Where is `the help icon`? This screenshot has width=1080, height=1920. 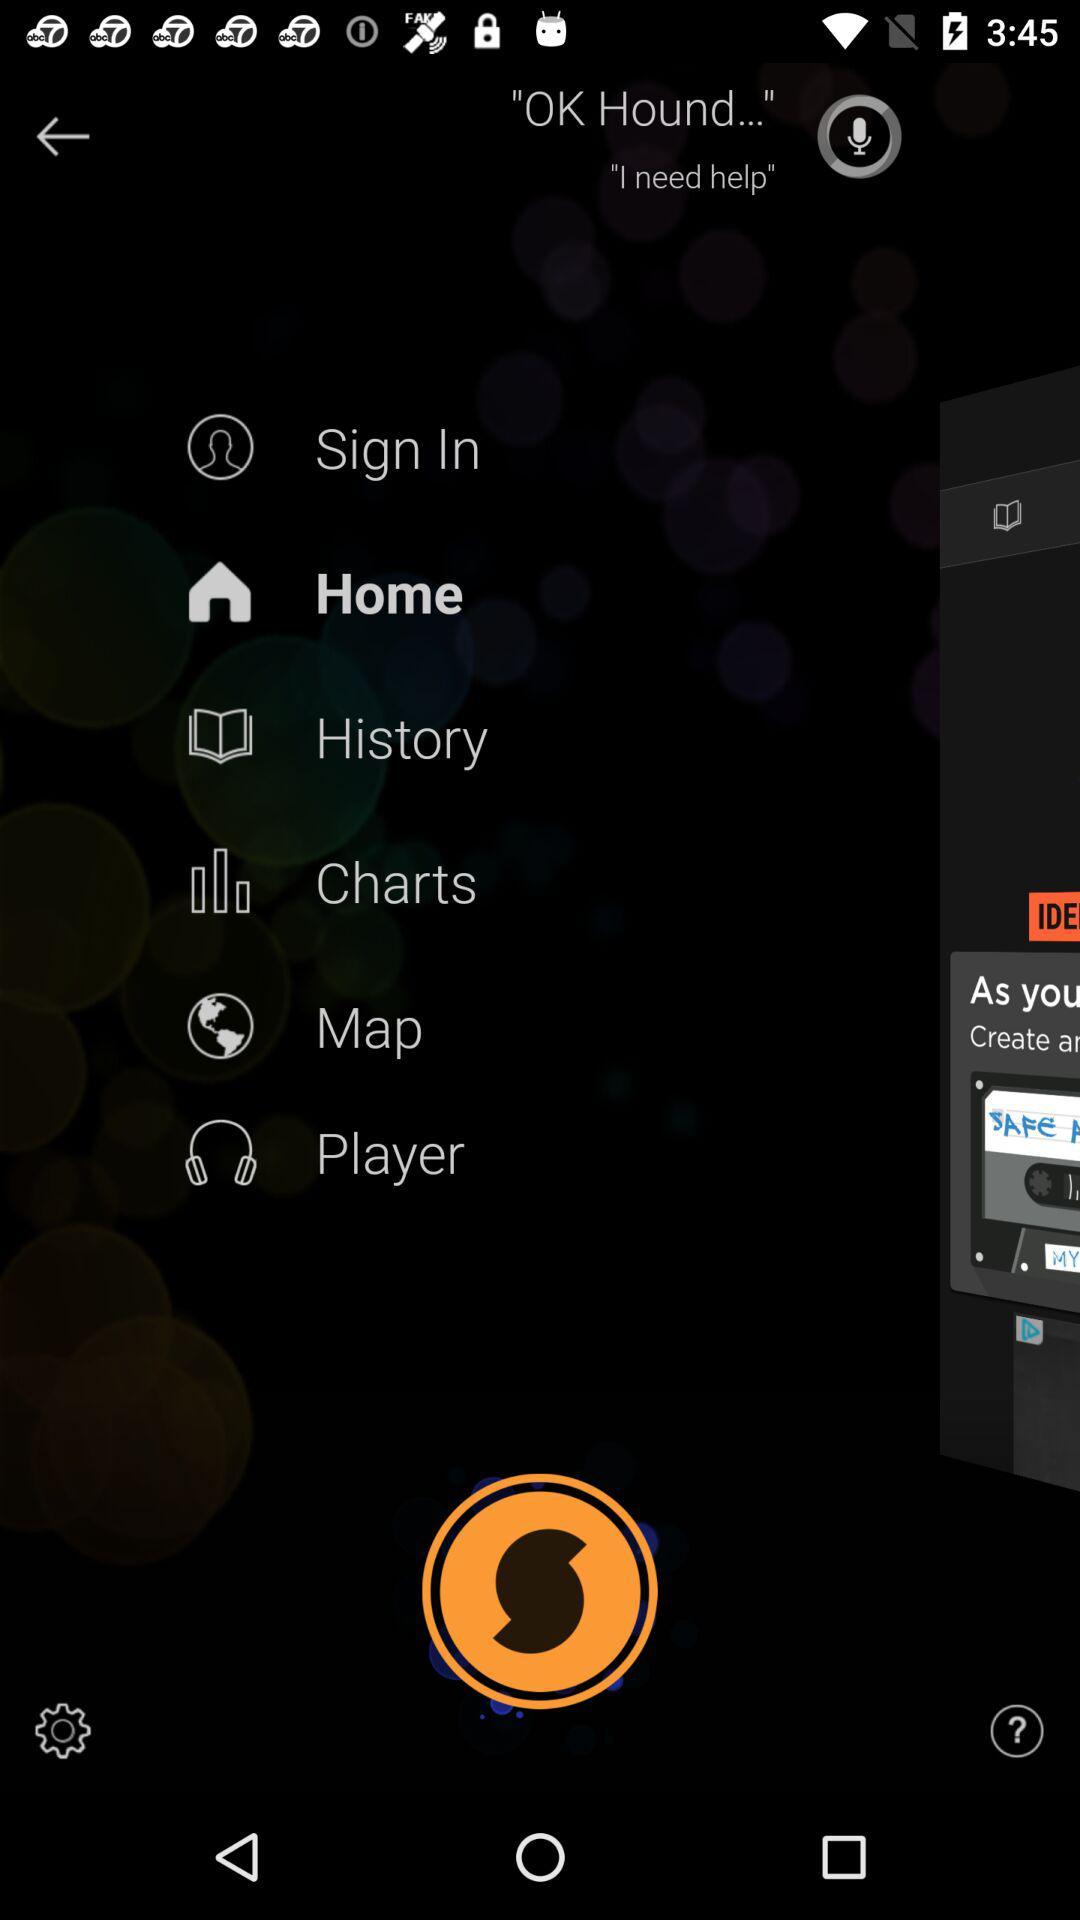 the help icon is located at coordinates (1017, 1730).